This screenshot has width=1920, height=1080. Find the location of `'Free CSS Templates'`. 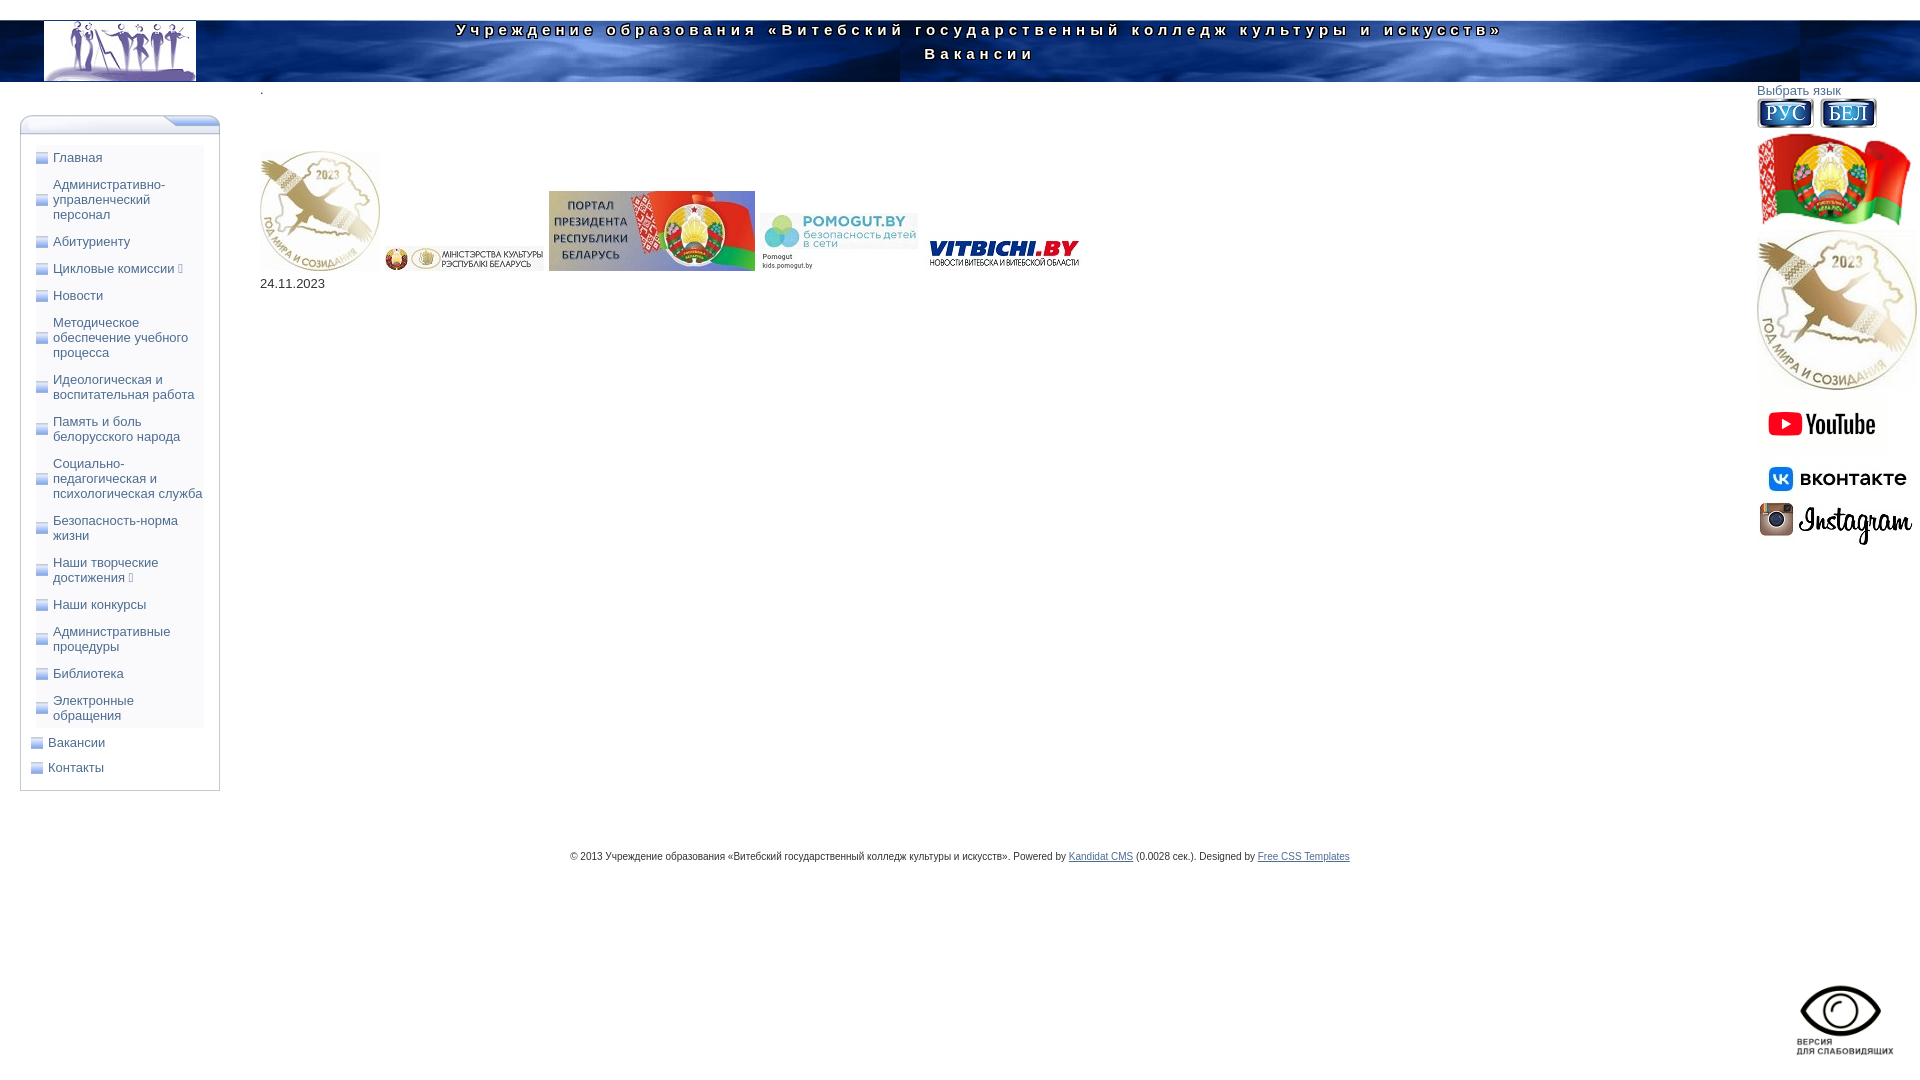

'Free CSS Templates' is located at coordinates (1304, 855).